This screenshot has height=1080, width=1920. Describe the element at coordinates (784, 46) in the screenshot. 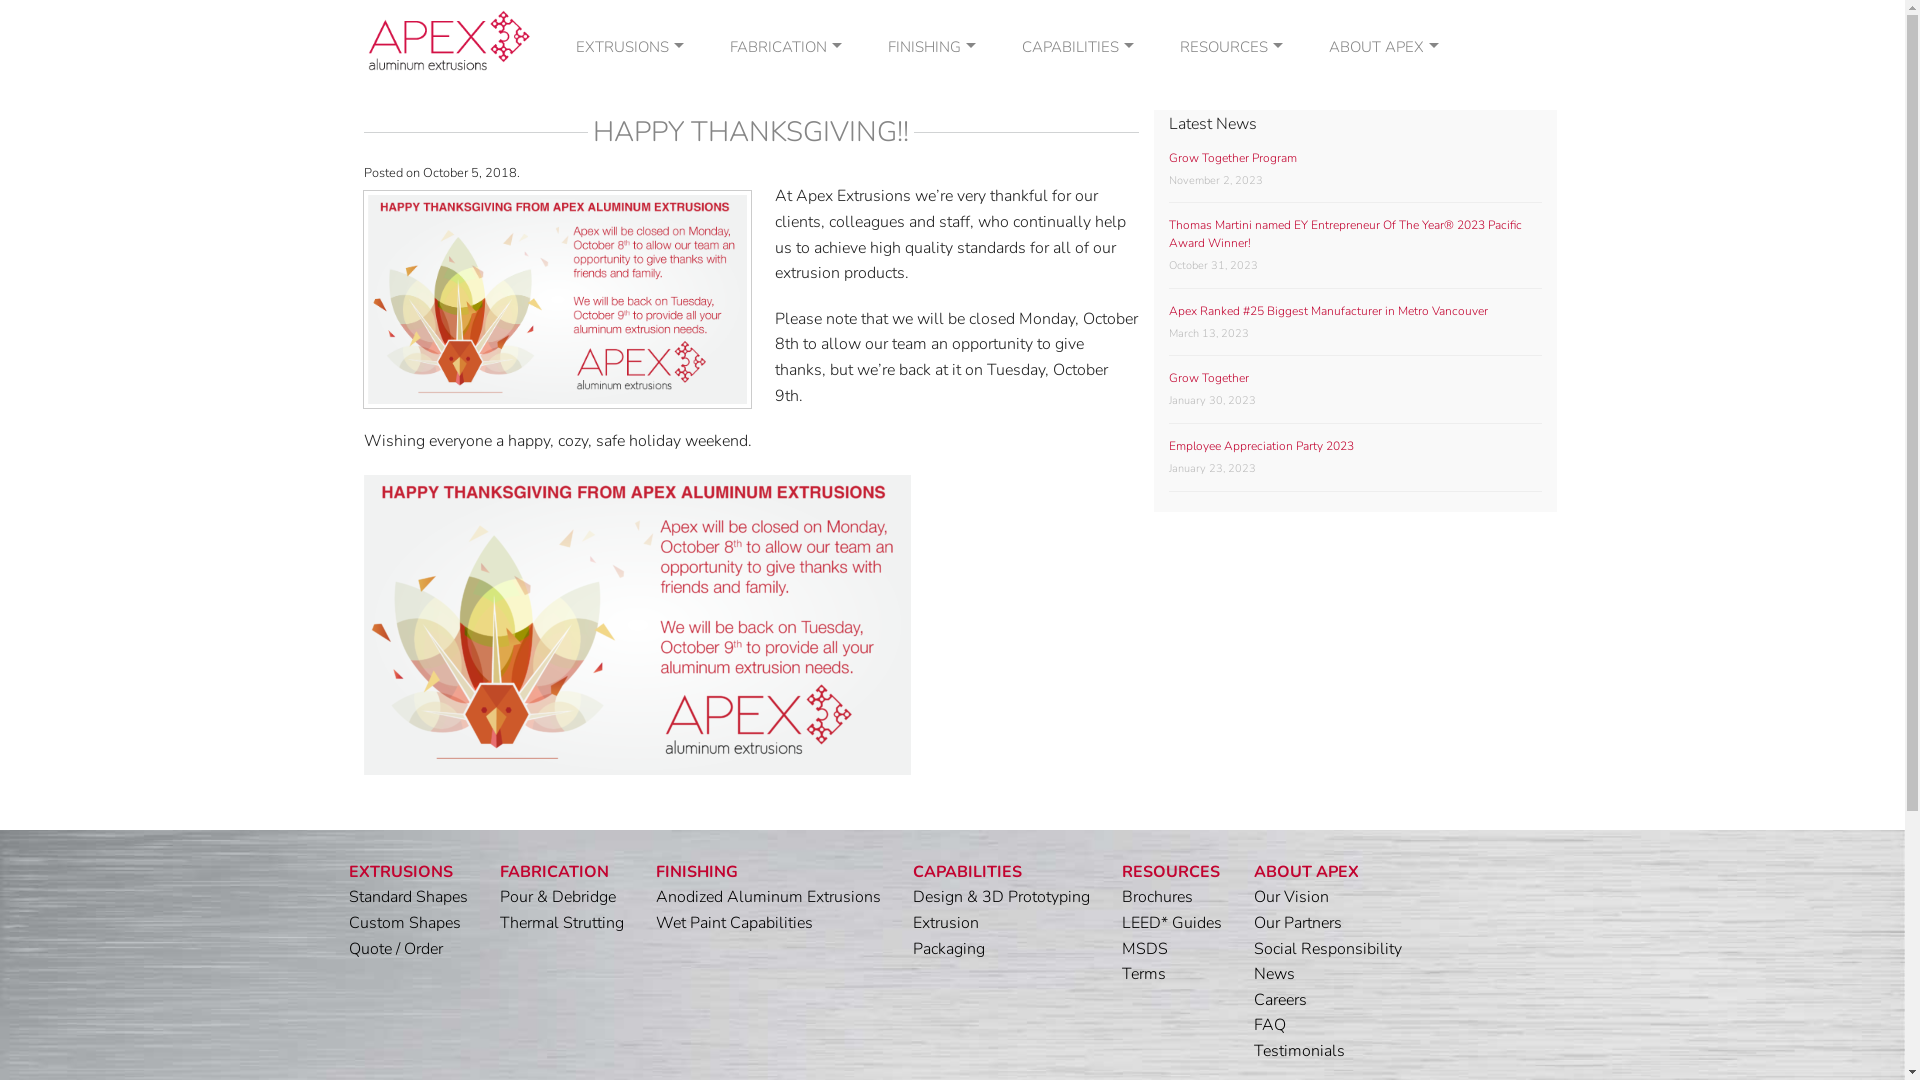

I see `'FABRICATION'` at that location.